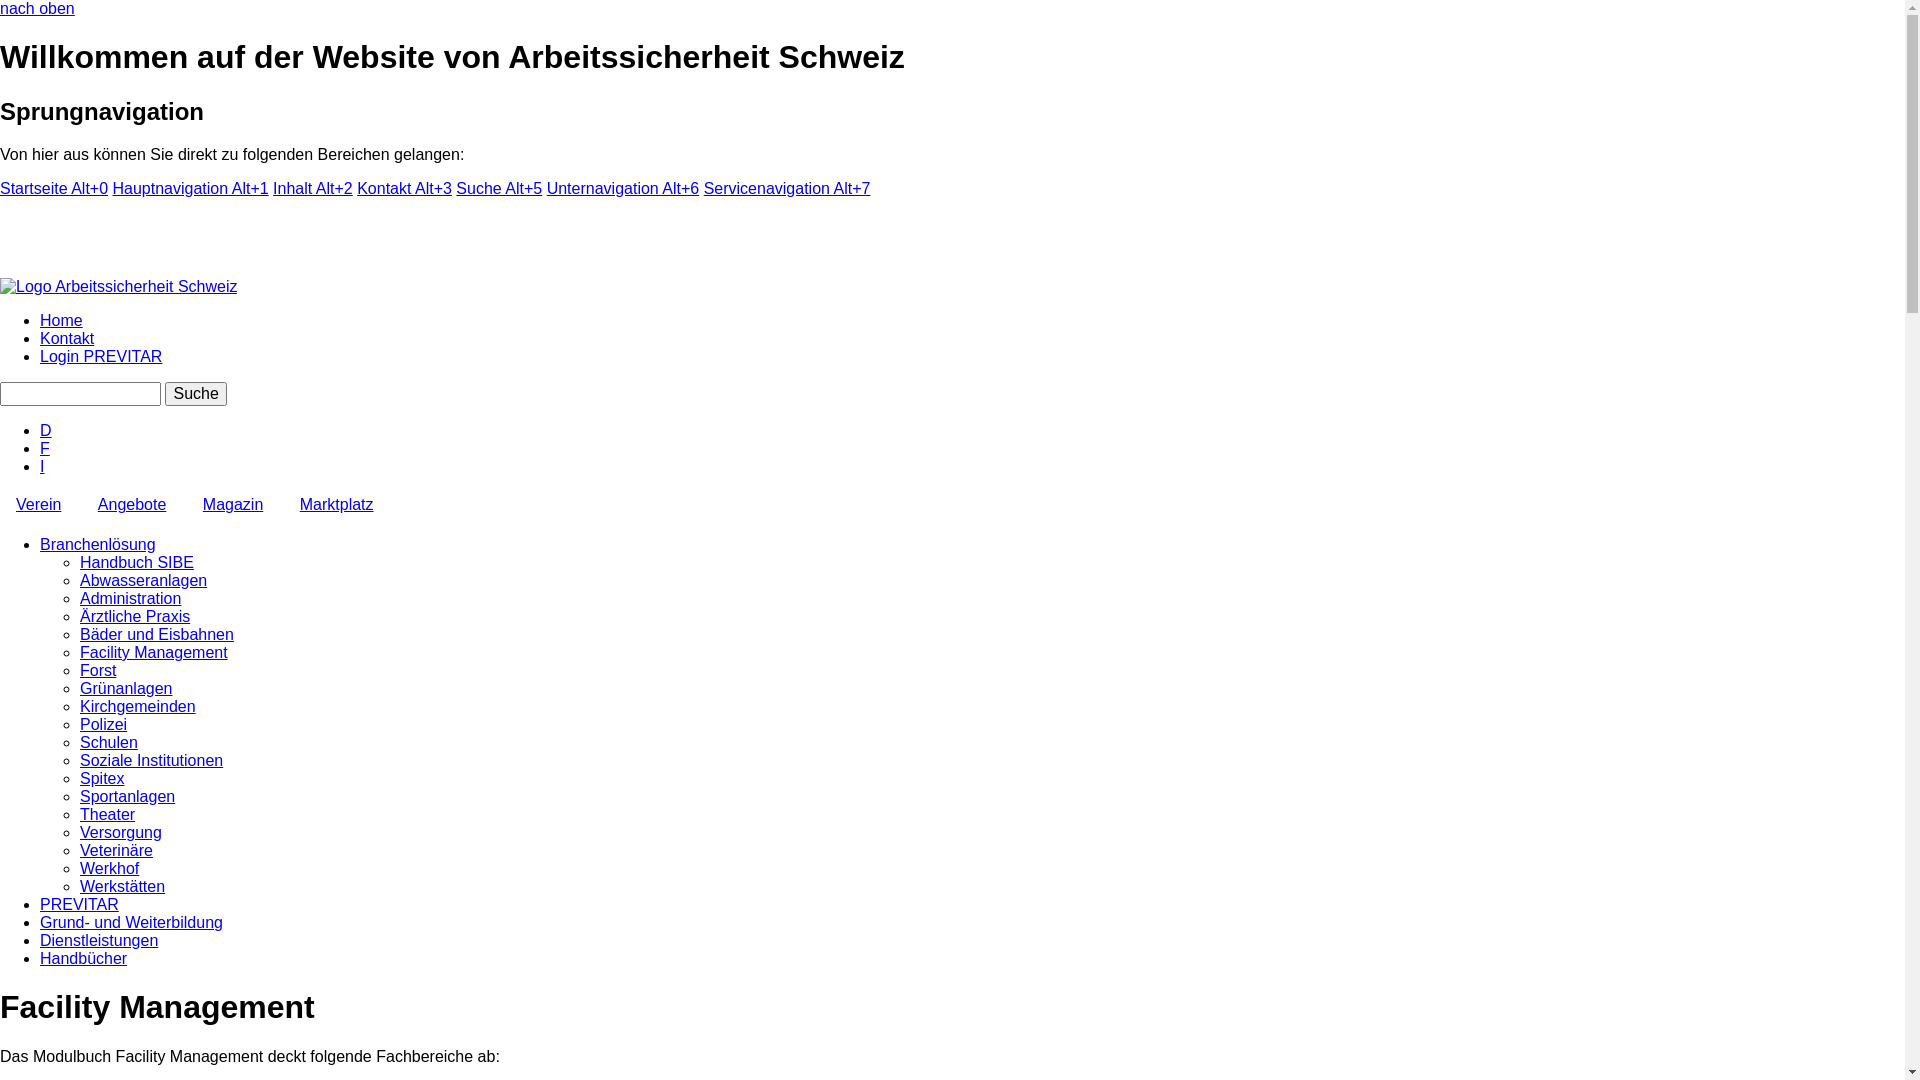  What do you see at coordinates (786, 188) in the screenshot?
I see `'Servicenavigation Alt+7'` at bounding box center [786, 188].